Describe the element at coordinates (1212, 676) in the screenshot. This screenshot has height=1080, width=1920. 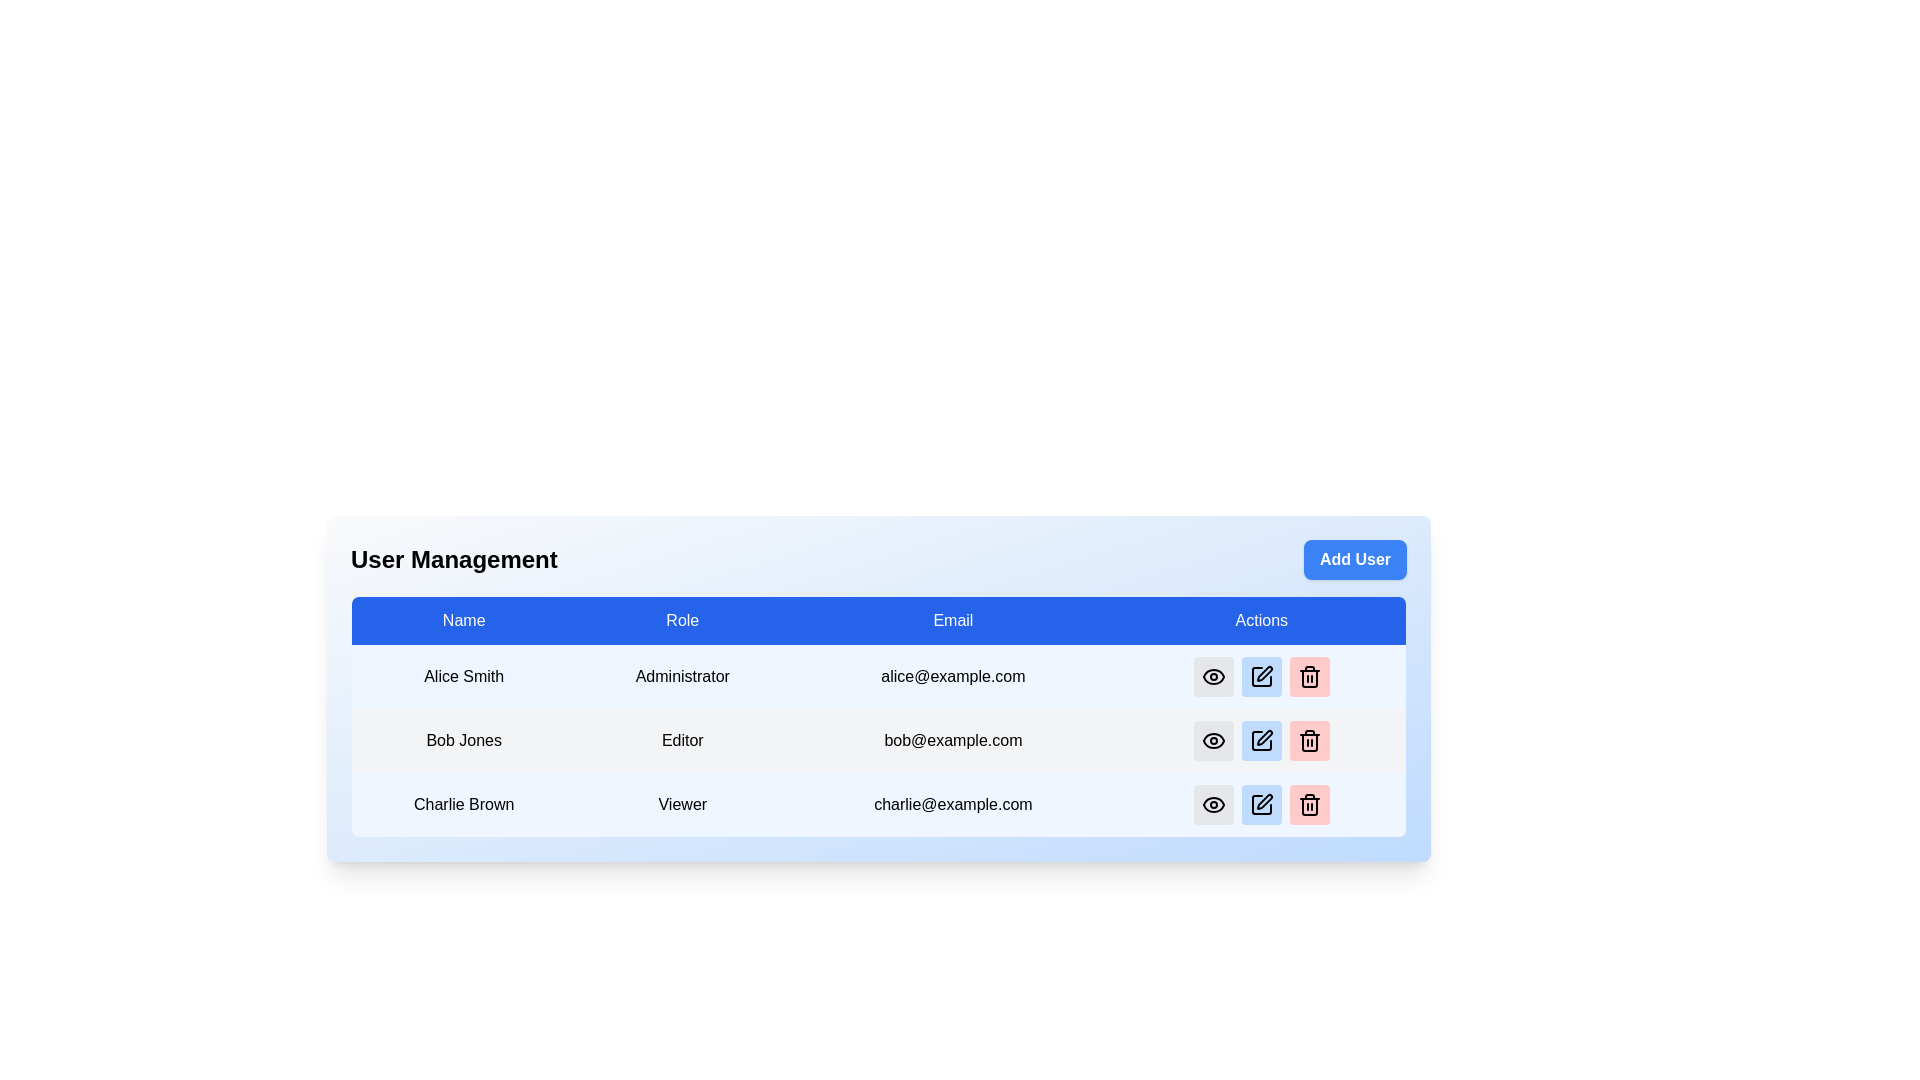
I see `the eye-shaped icon button in the 'Actions' column for the user 'Alice Smith'` at that location.